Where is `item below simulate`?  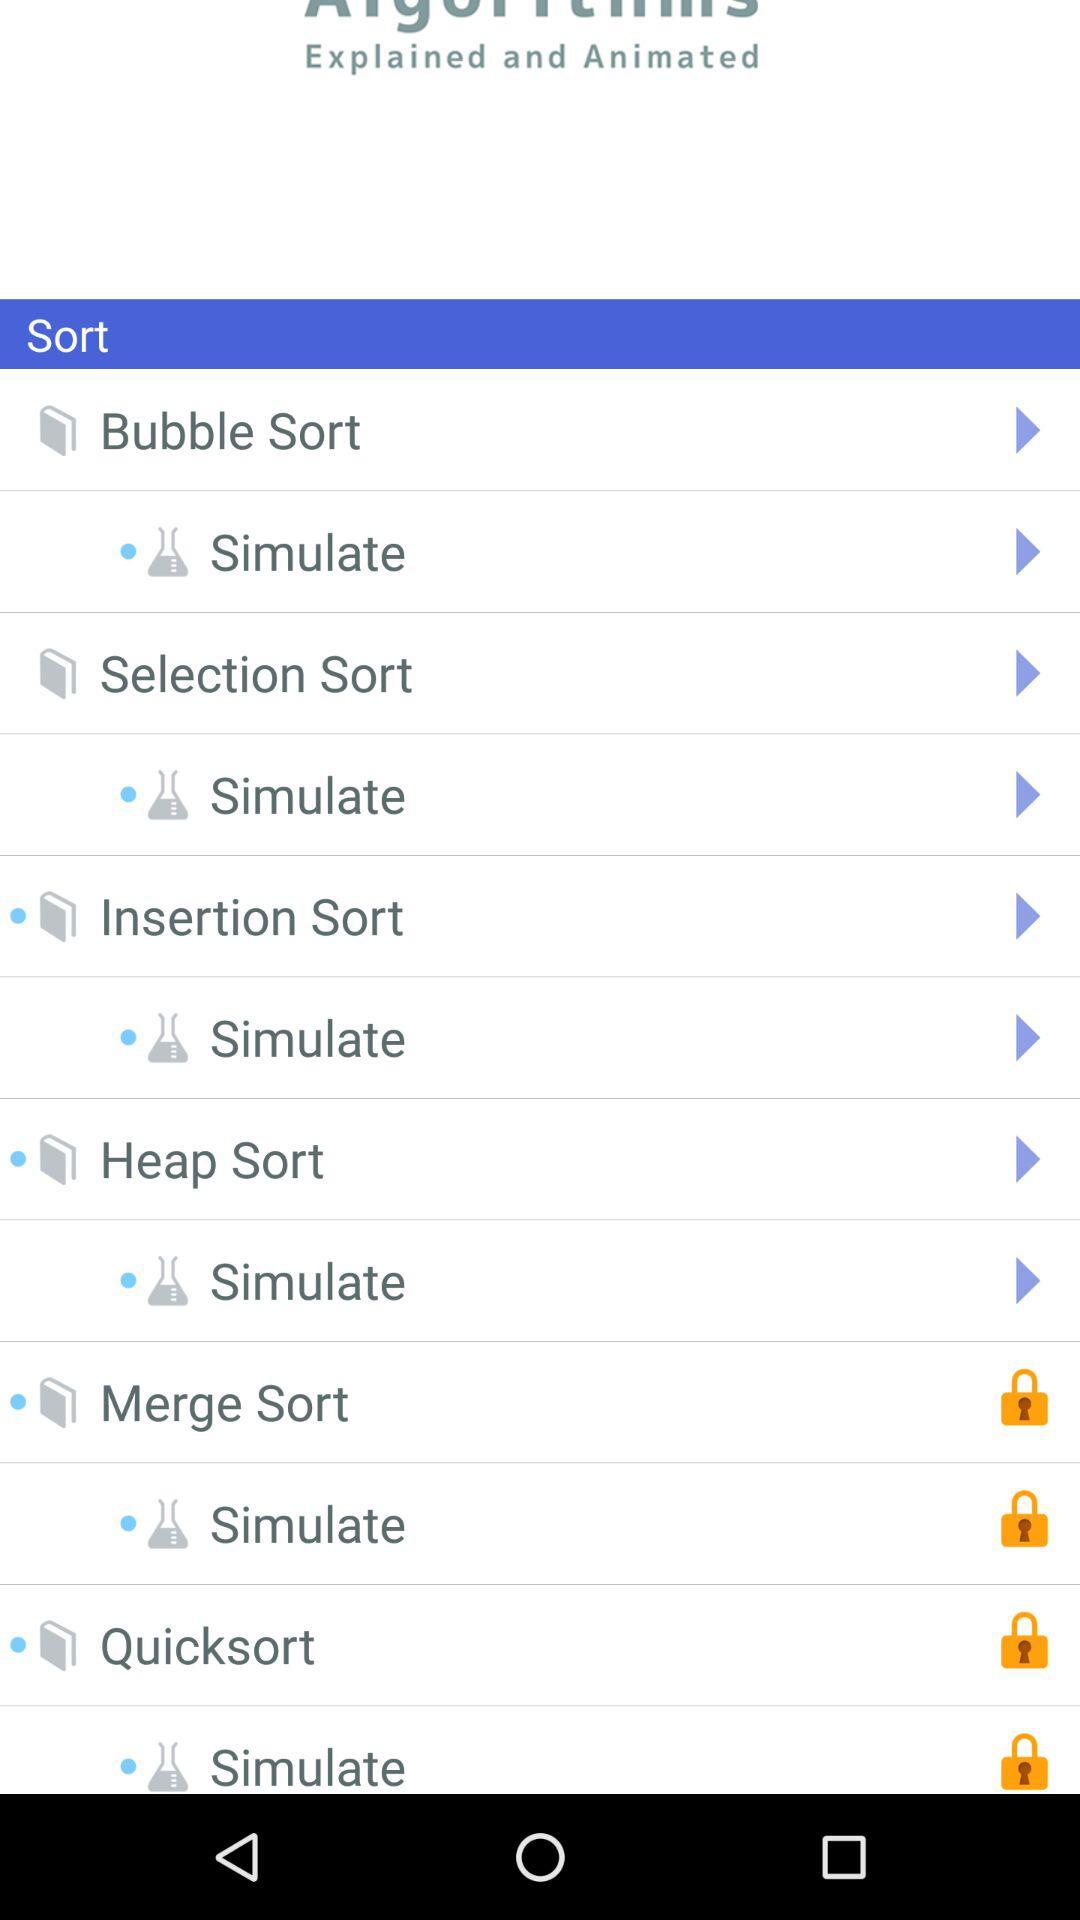 item below simulate is located at coordinates (224, 1401).